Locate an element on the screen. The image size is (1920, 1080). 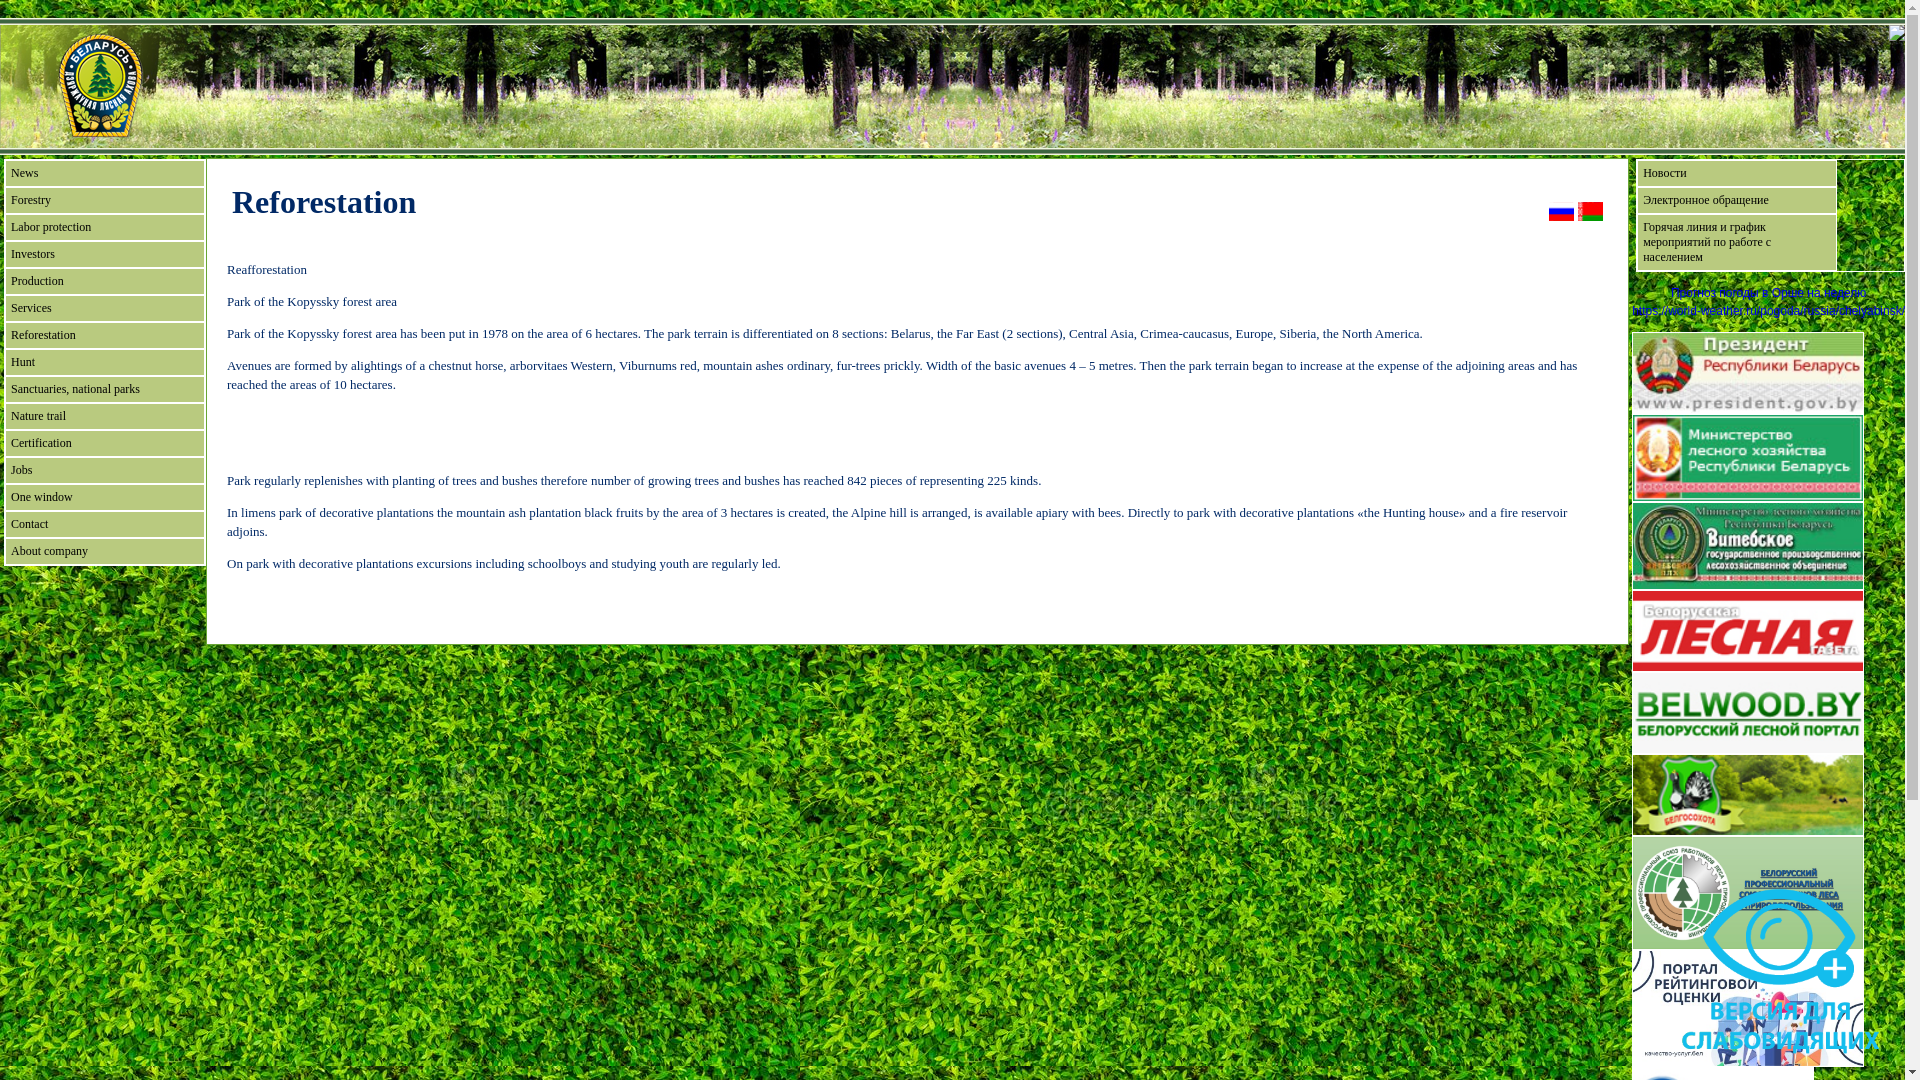
'Services' is located at coordinates (4, 308).